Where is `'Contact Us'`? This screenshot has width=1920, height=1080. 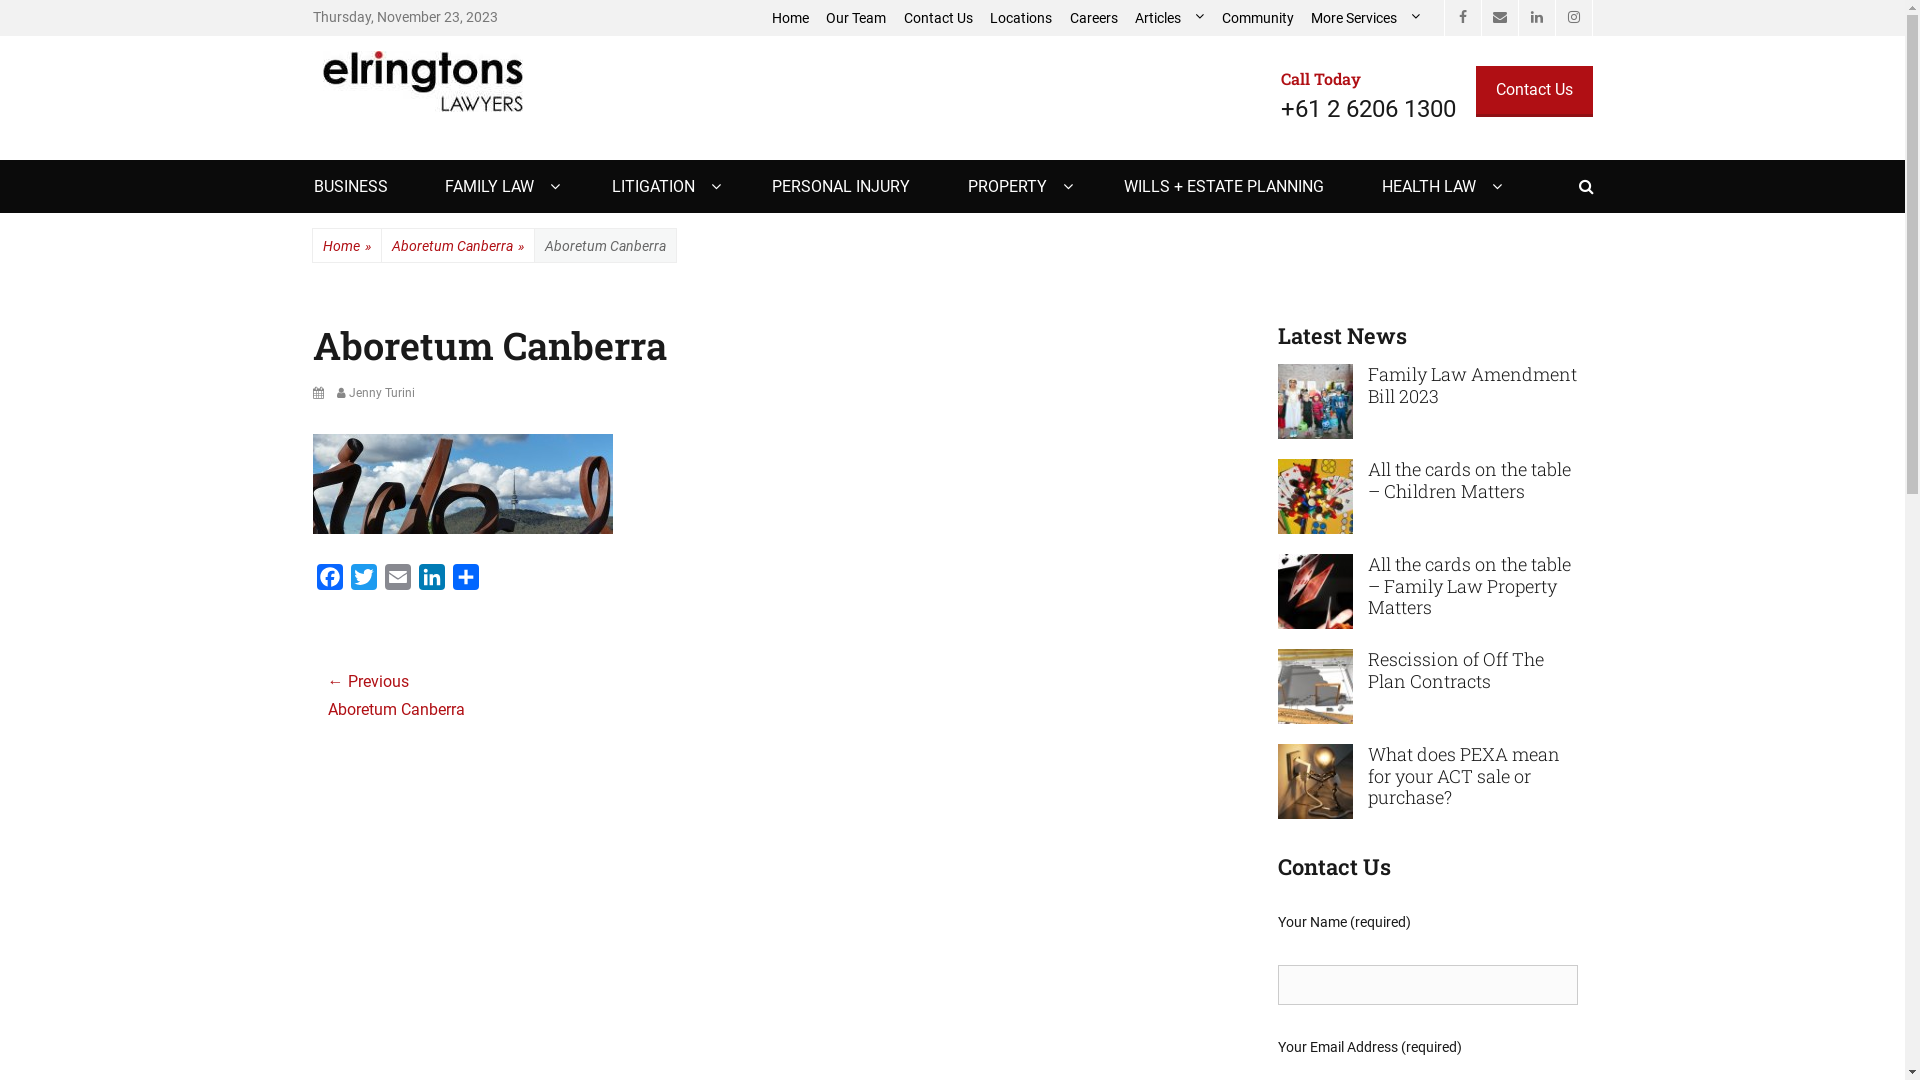
'Contact Us' is located at coordinates (1533, 91).